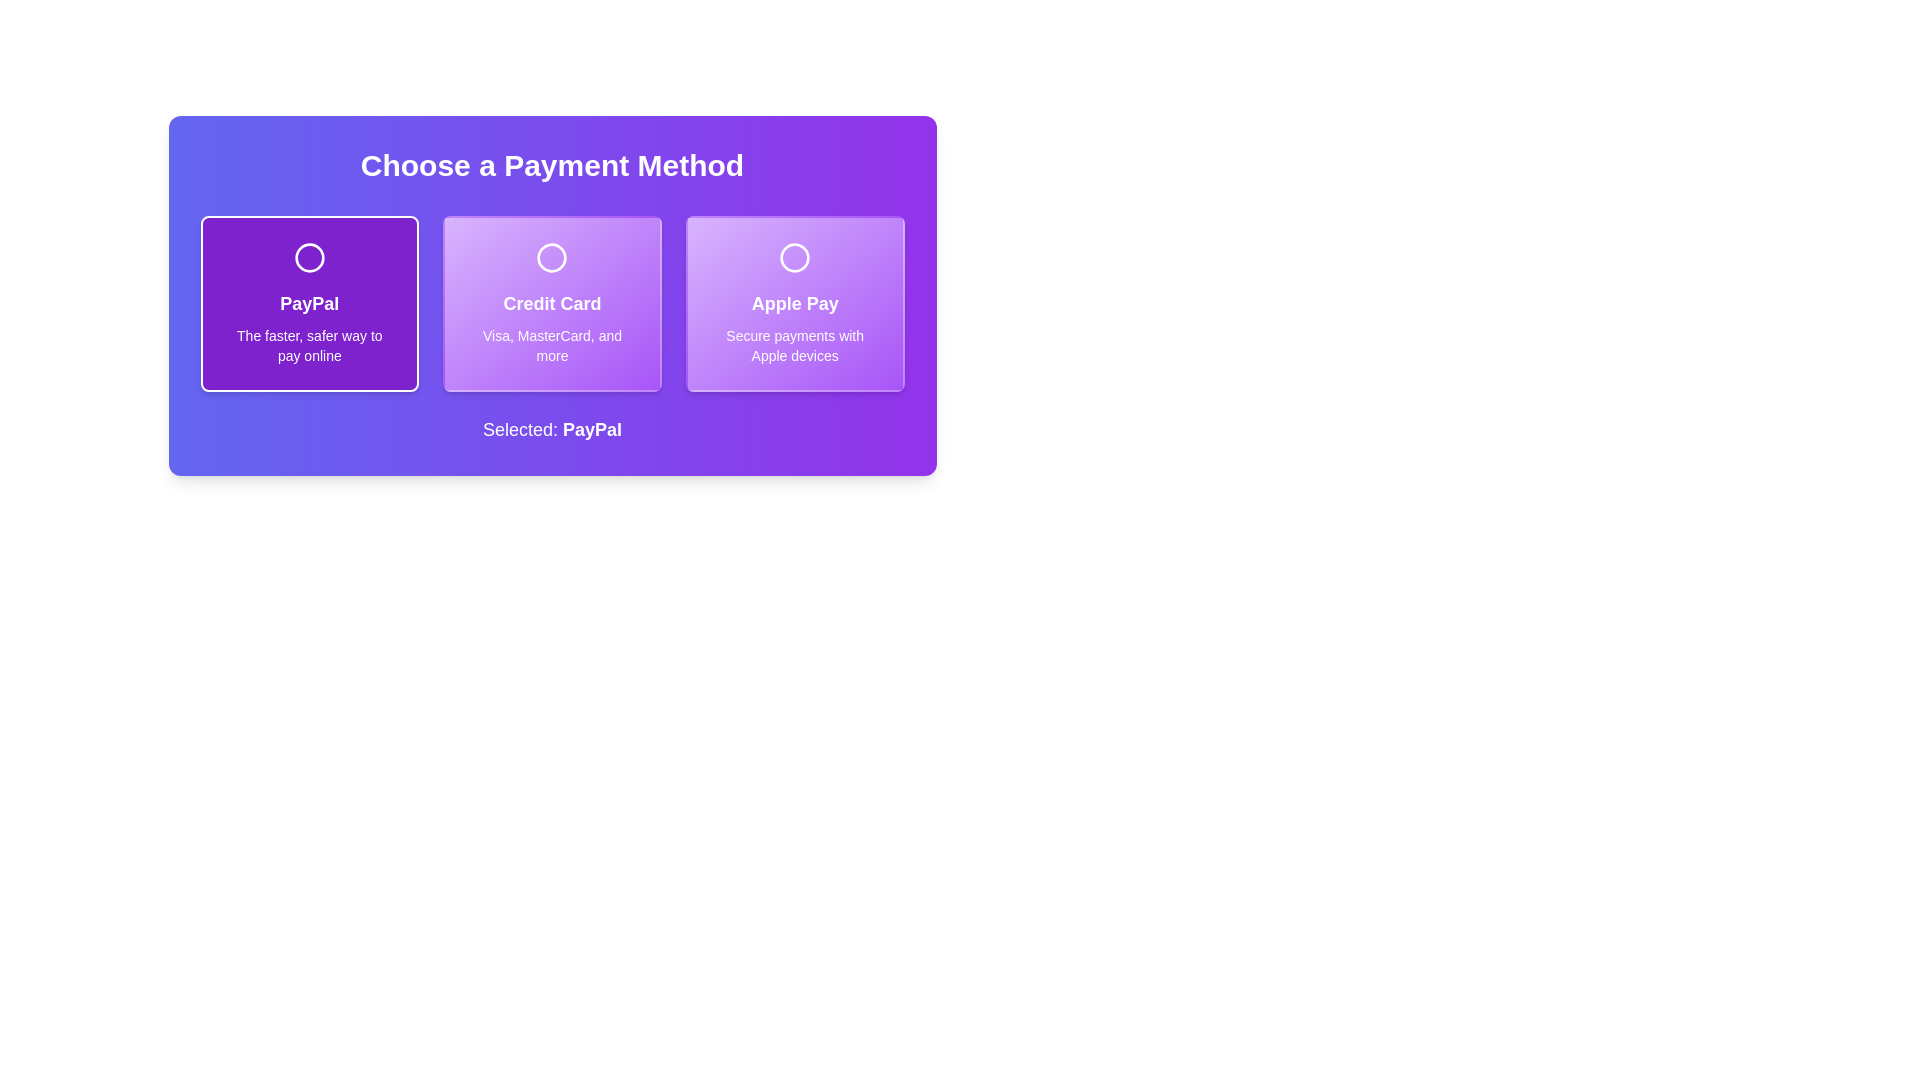 This screenshot has height=1080, width=1920. What do you see at coordinates (552, 257) in the screenshot?
I see `the circular icon representing the selection state within the 'Credit Card' payment option card, which is centrally located among the payment options` at bounding box center [552, 257].